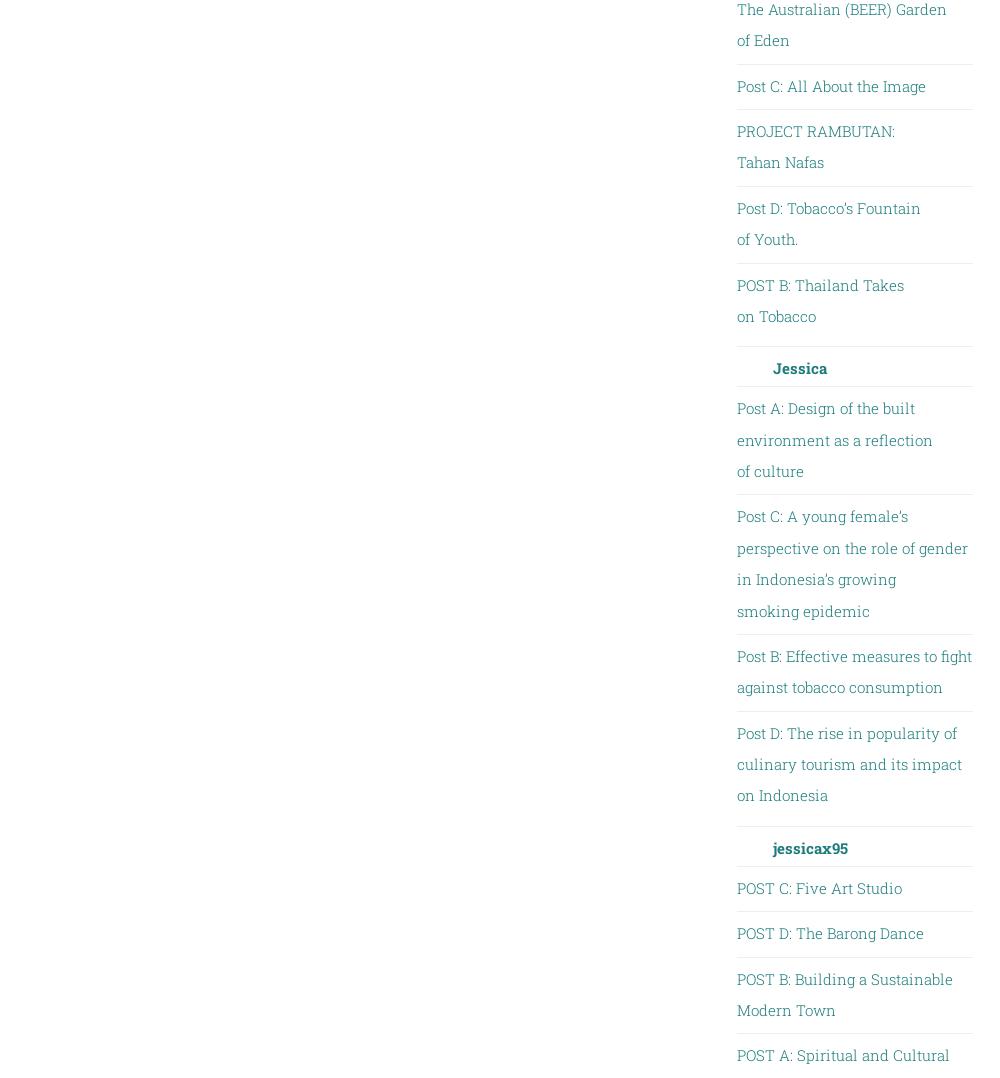 The height and width of the screenshot is (1078, 1000). I want to click on 'Post B: Effective measures to fight against tobacco consumption', so click(852, 670).